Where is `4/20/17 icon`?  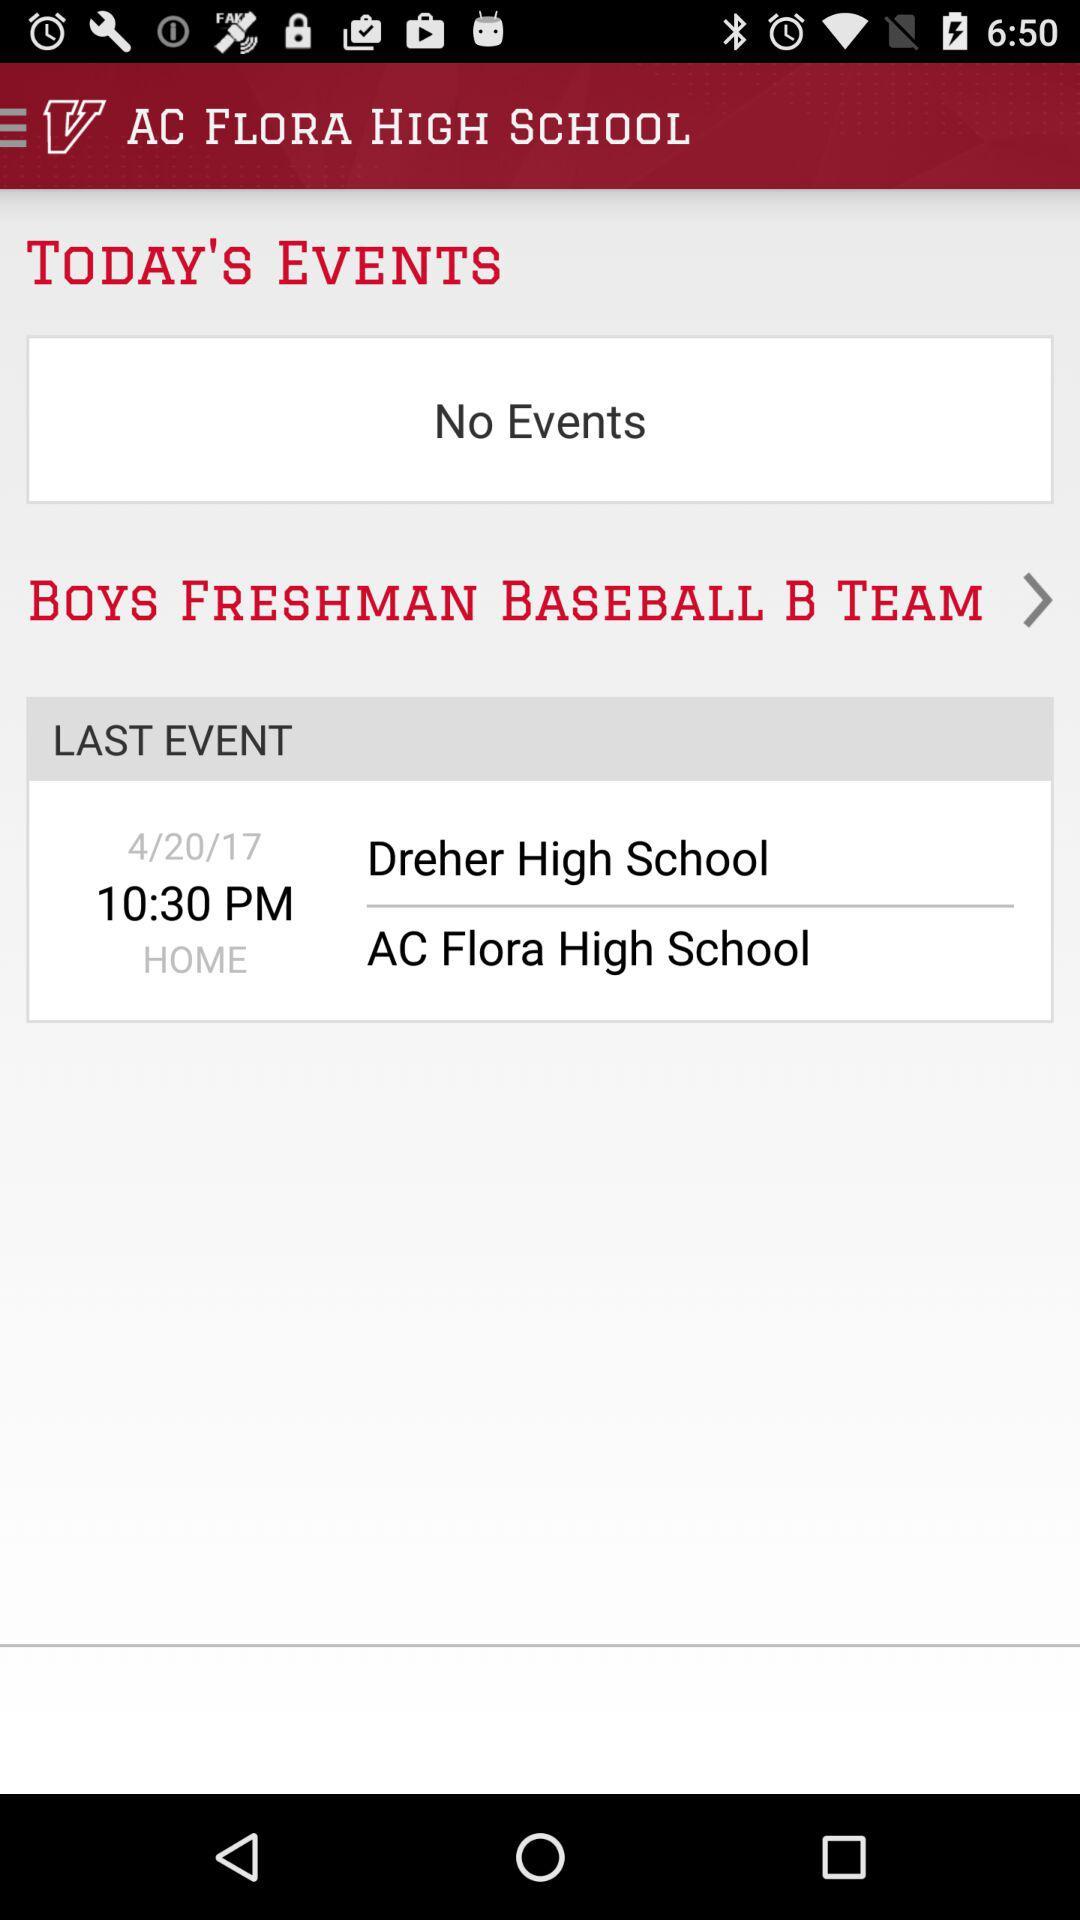 4/20/17 icon is located at coordinates (195, 845).